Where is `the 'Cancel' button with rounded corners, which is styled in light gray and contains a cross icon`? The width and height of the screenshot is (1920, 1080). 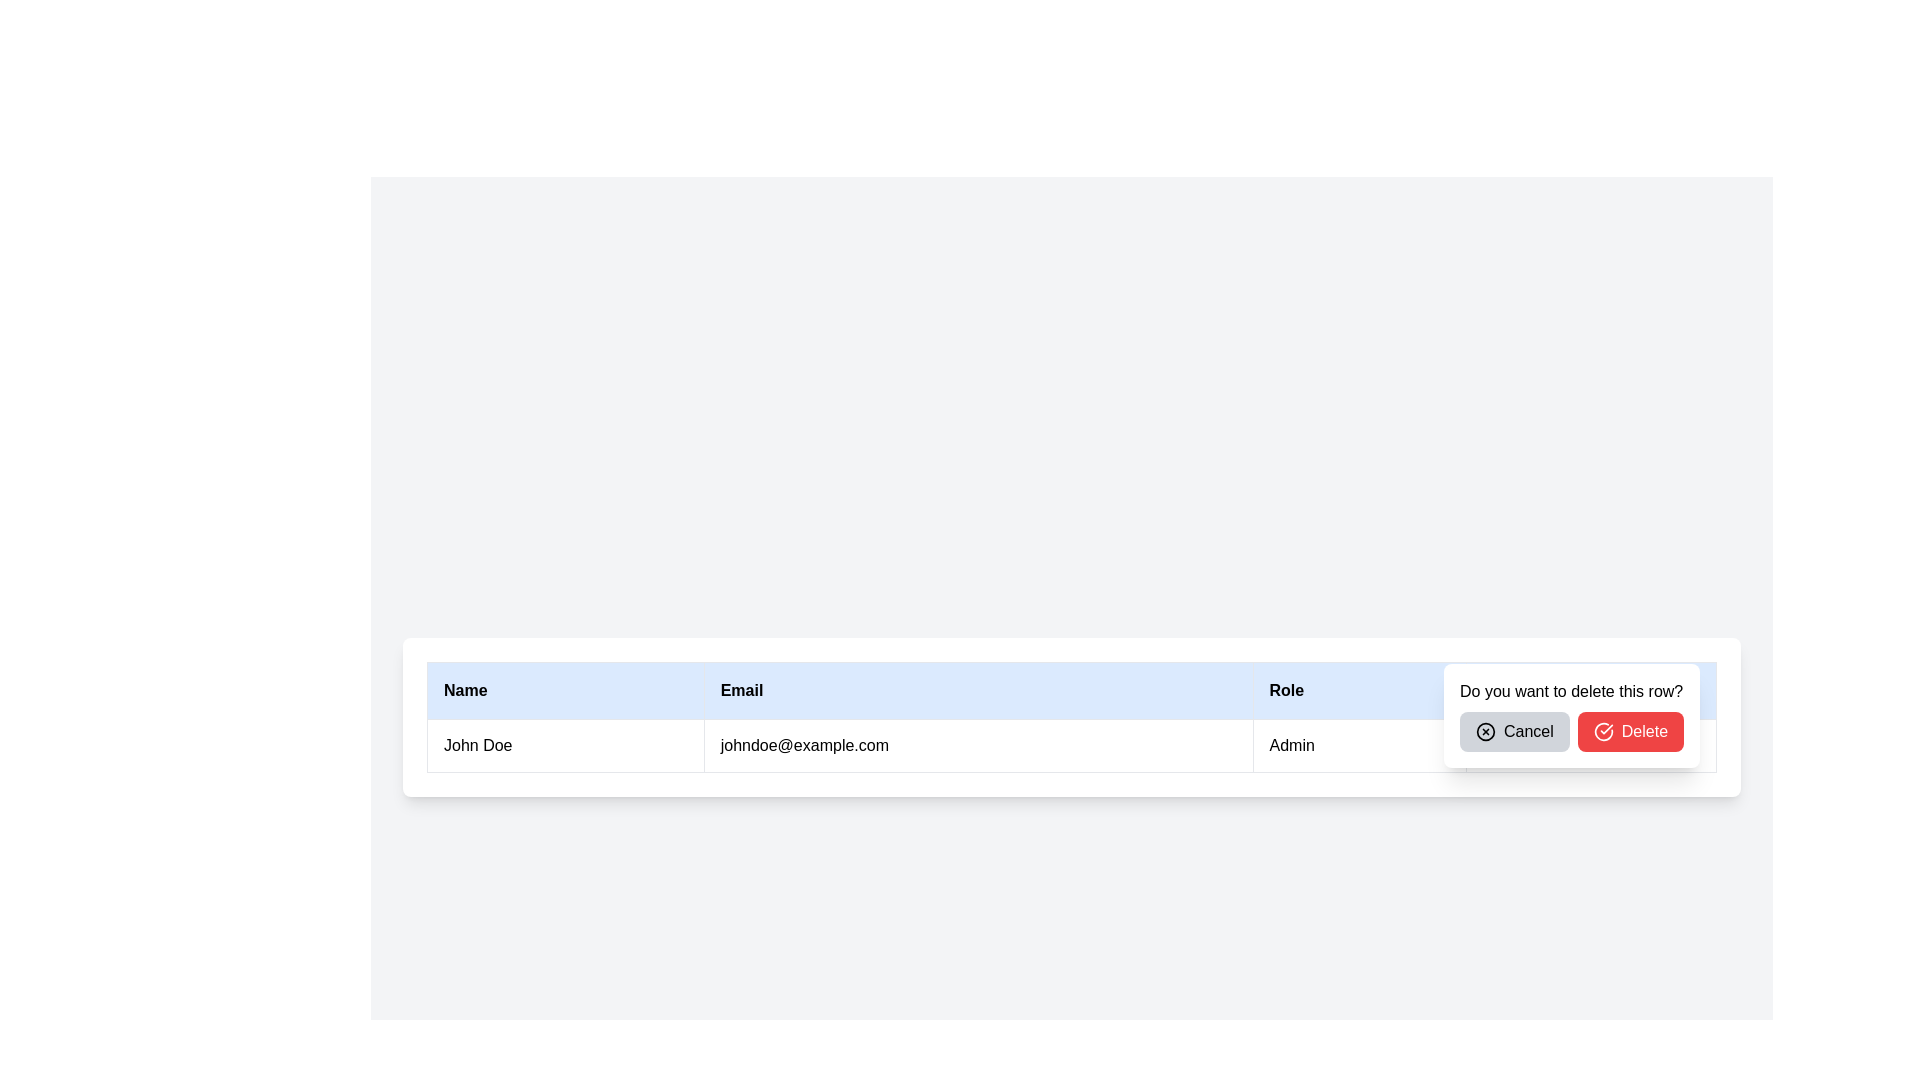
the 'Cancel' button with rounded corners, which is styled in light gray and contains a cross icon is located at coordinates (1514, 731).